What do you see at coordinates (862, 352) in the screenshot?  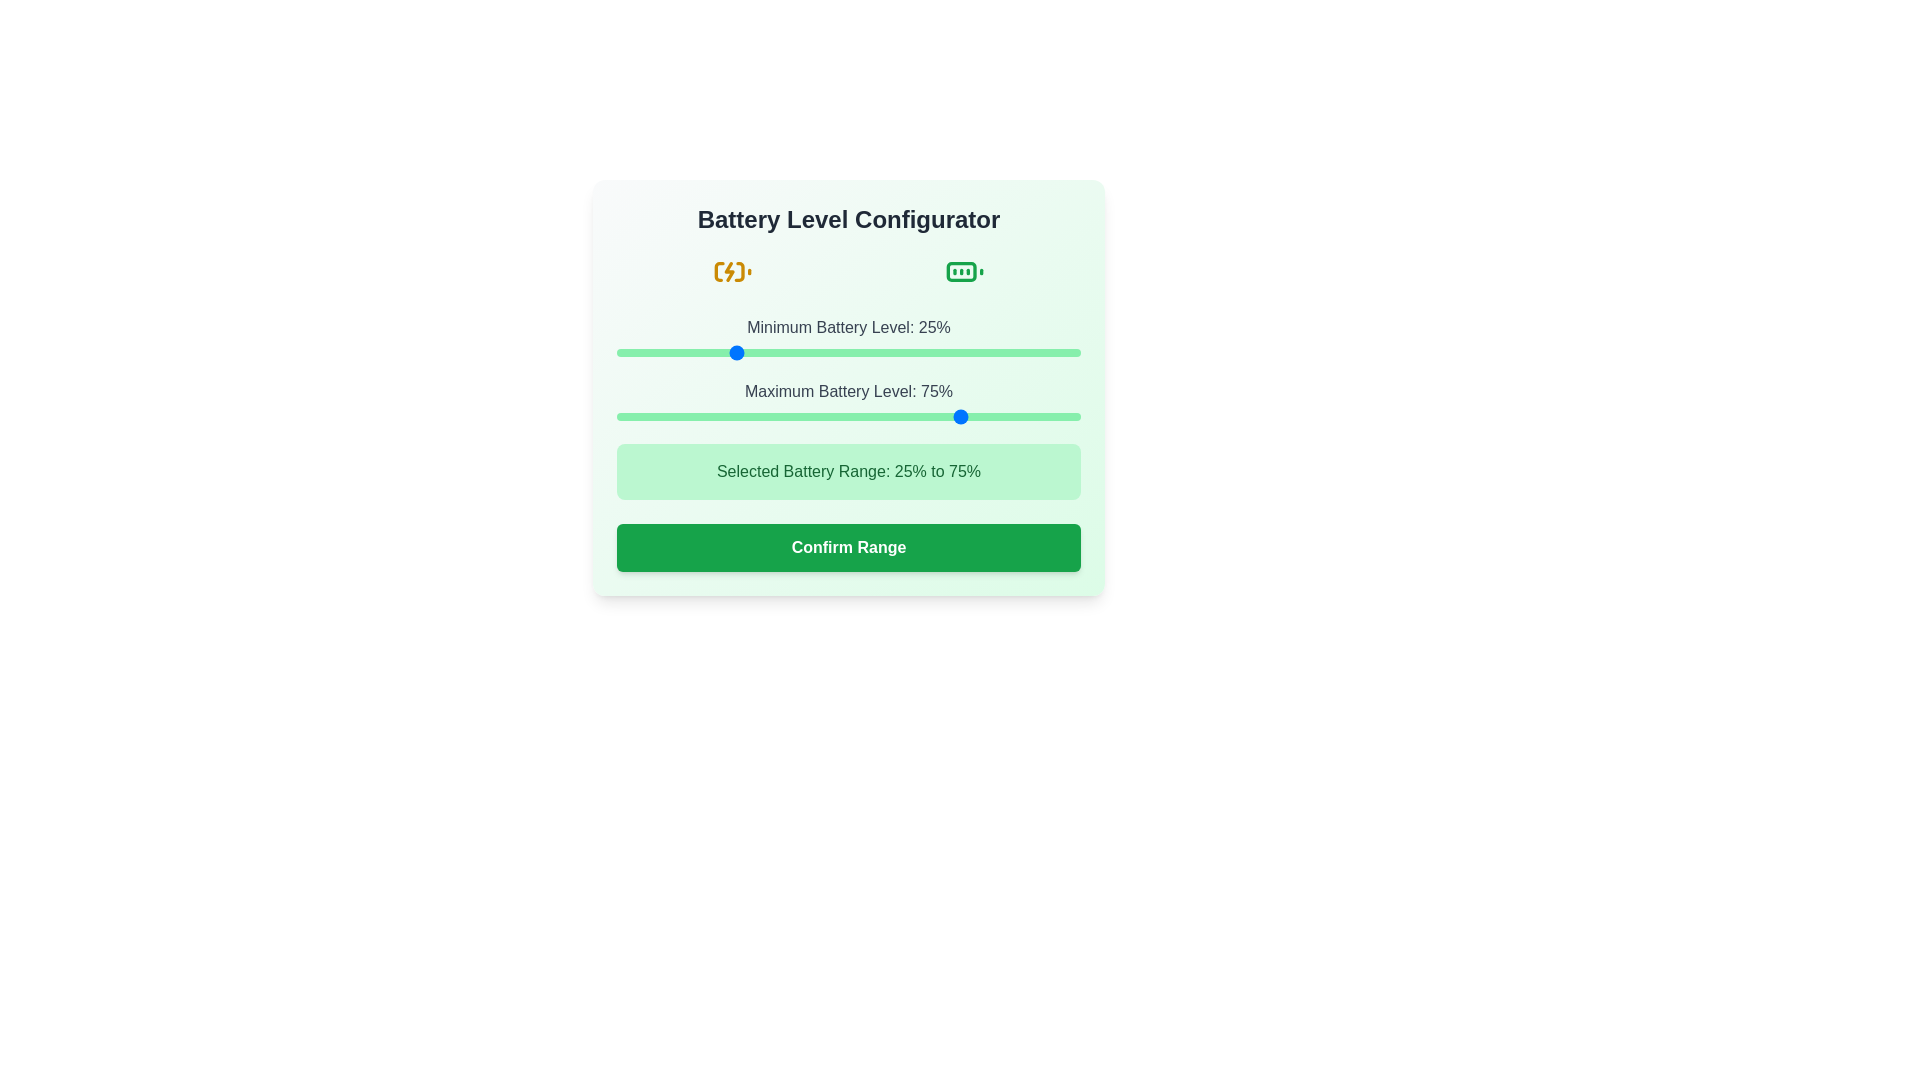 I see `the minimum battery level` at bounding box center [862, 352].